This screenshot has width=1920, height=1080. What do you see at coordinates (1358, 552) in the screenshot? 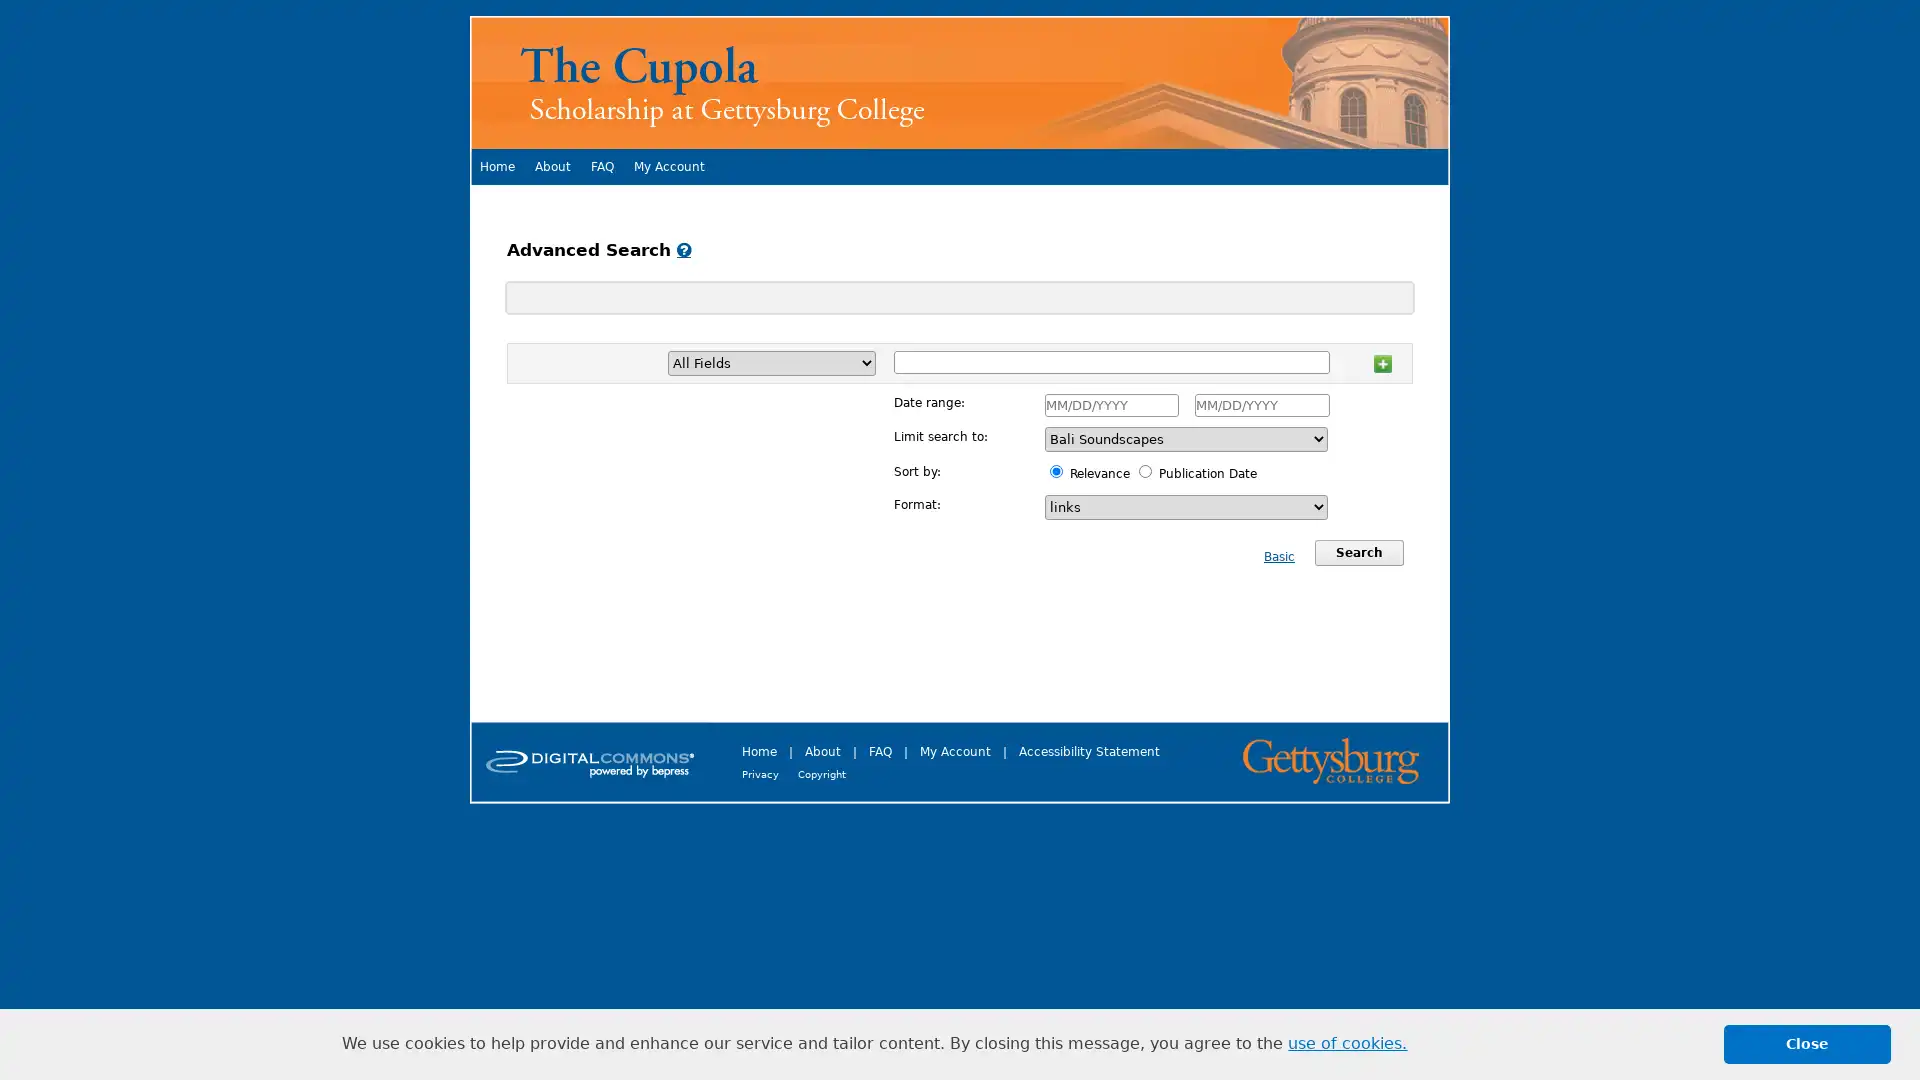
I see `Search` at bounding box center [1358, 552].